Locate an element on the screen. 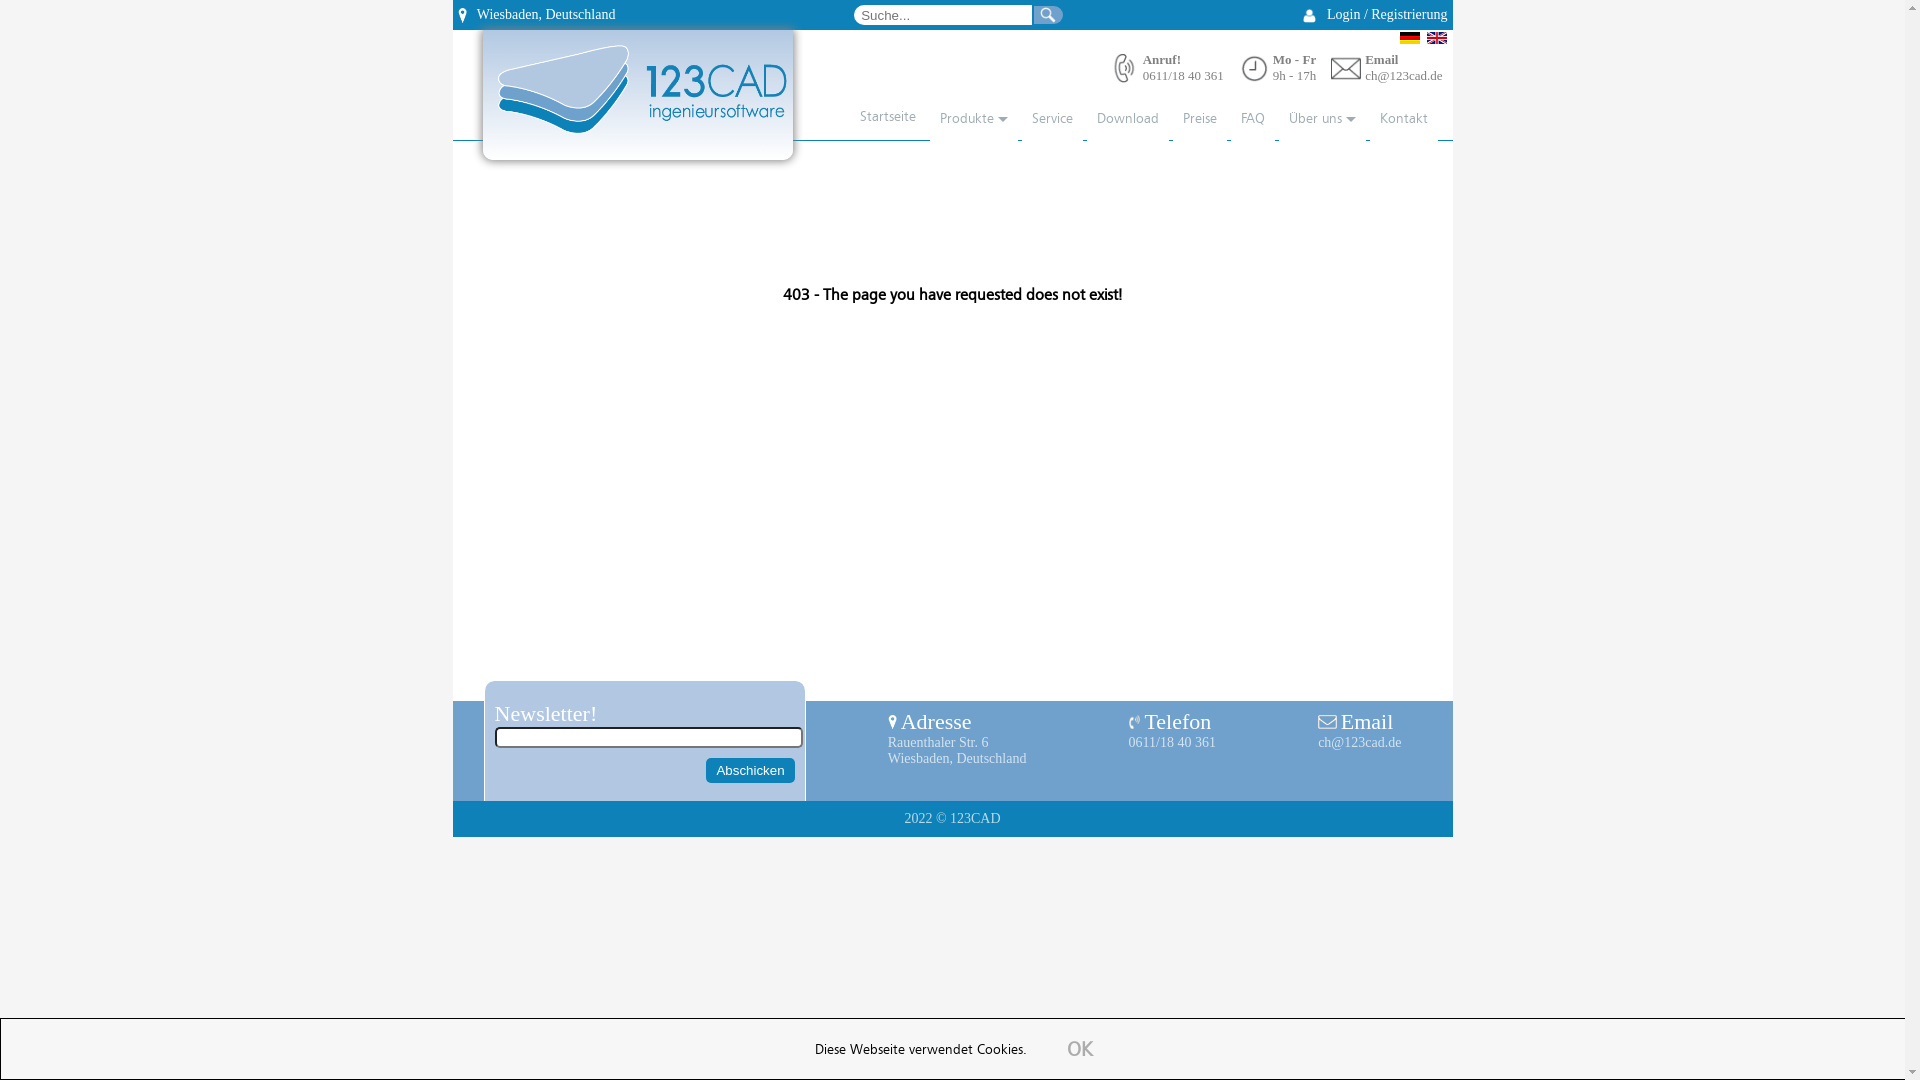 Image resolution: width=1920 pixels, height=1080 pixels. 'Download' is located at coordinates (1084, 119).